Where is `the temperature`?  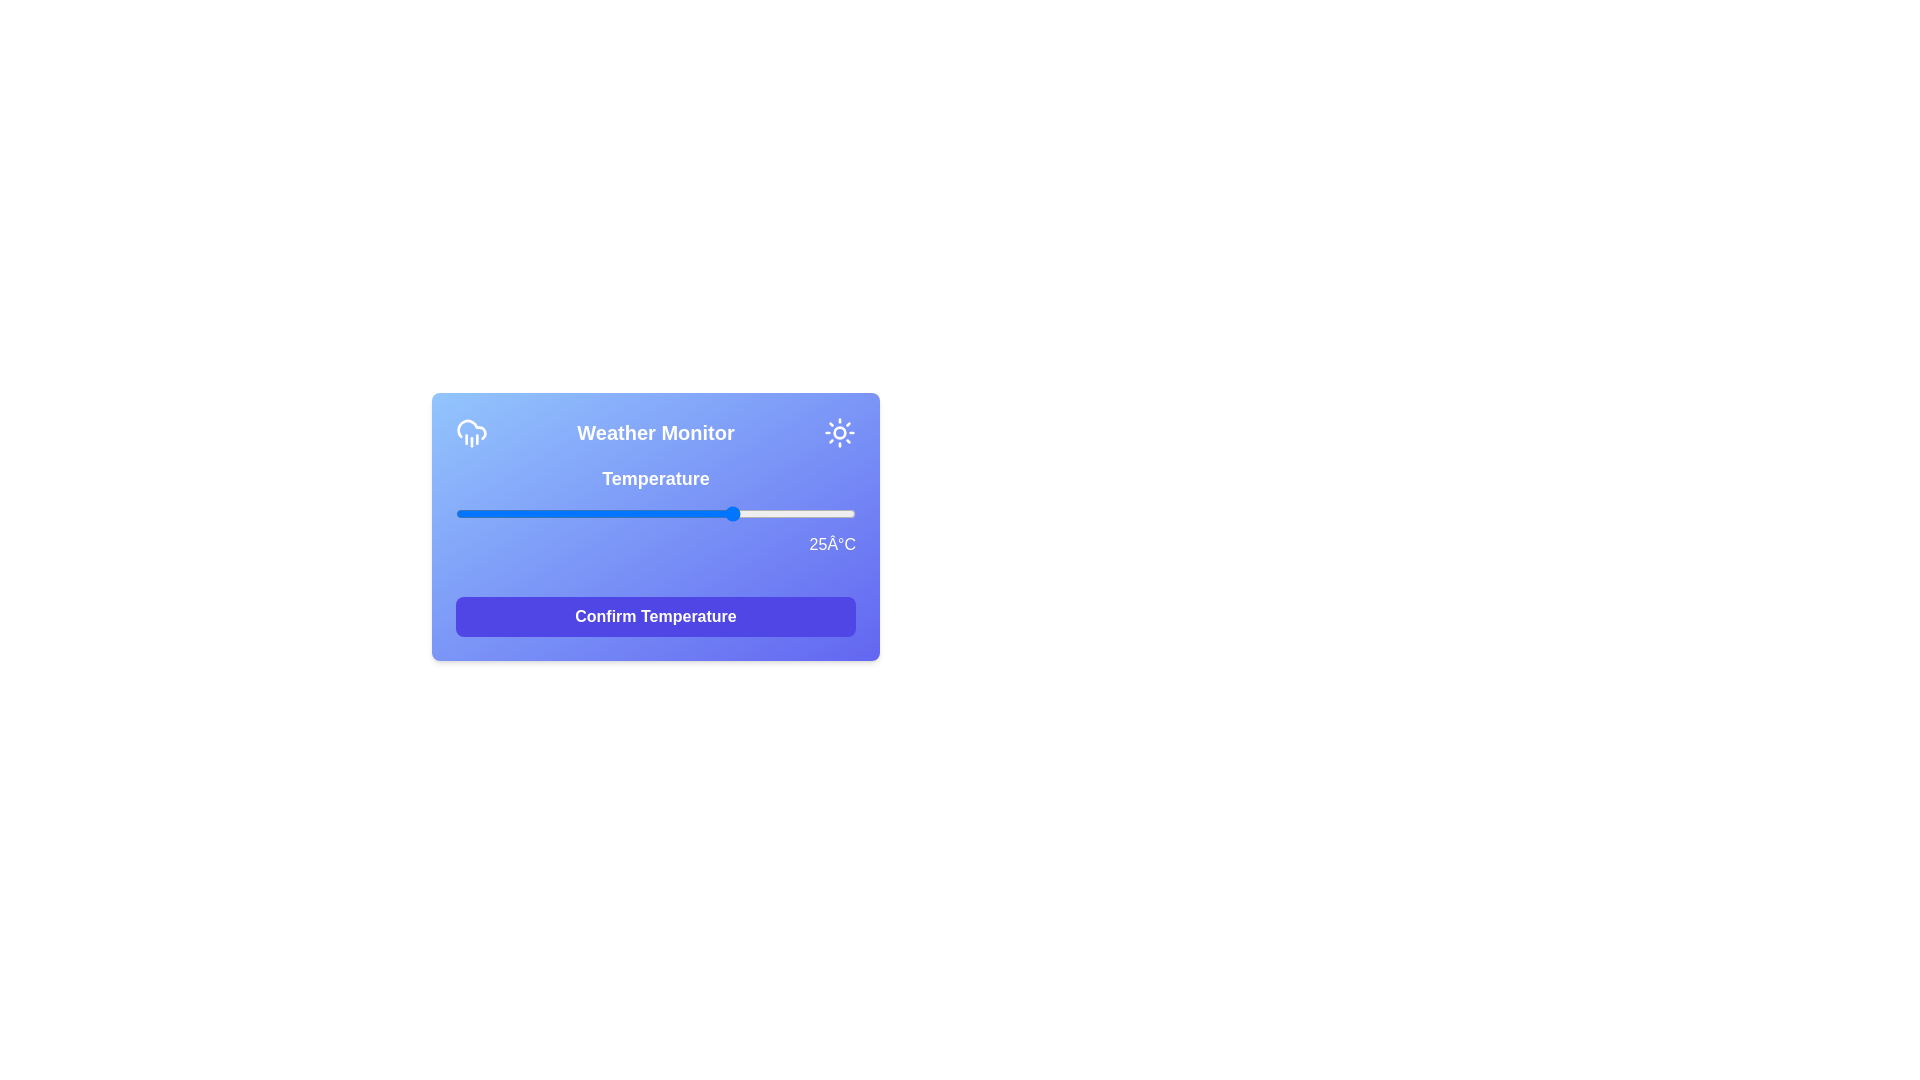 the temperature is located at coordinates (704, 512).